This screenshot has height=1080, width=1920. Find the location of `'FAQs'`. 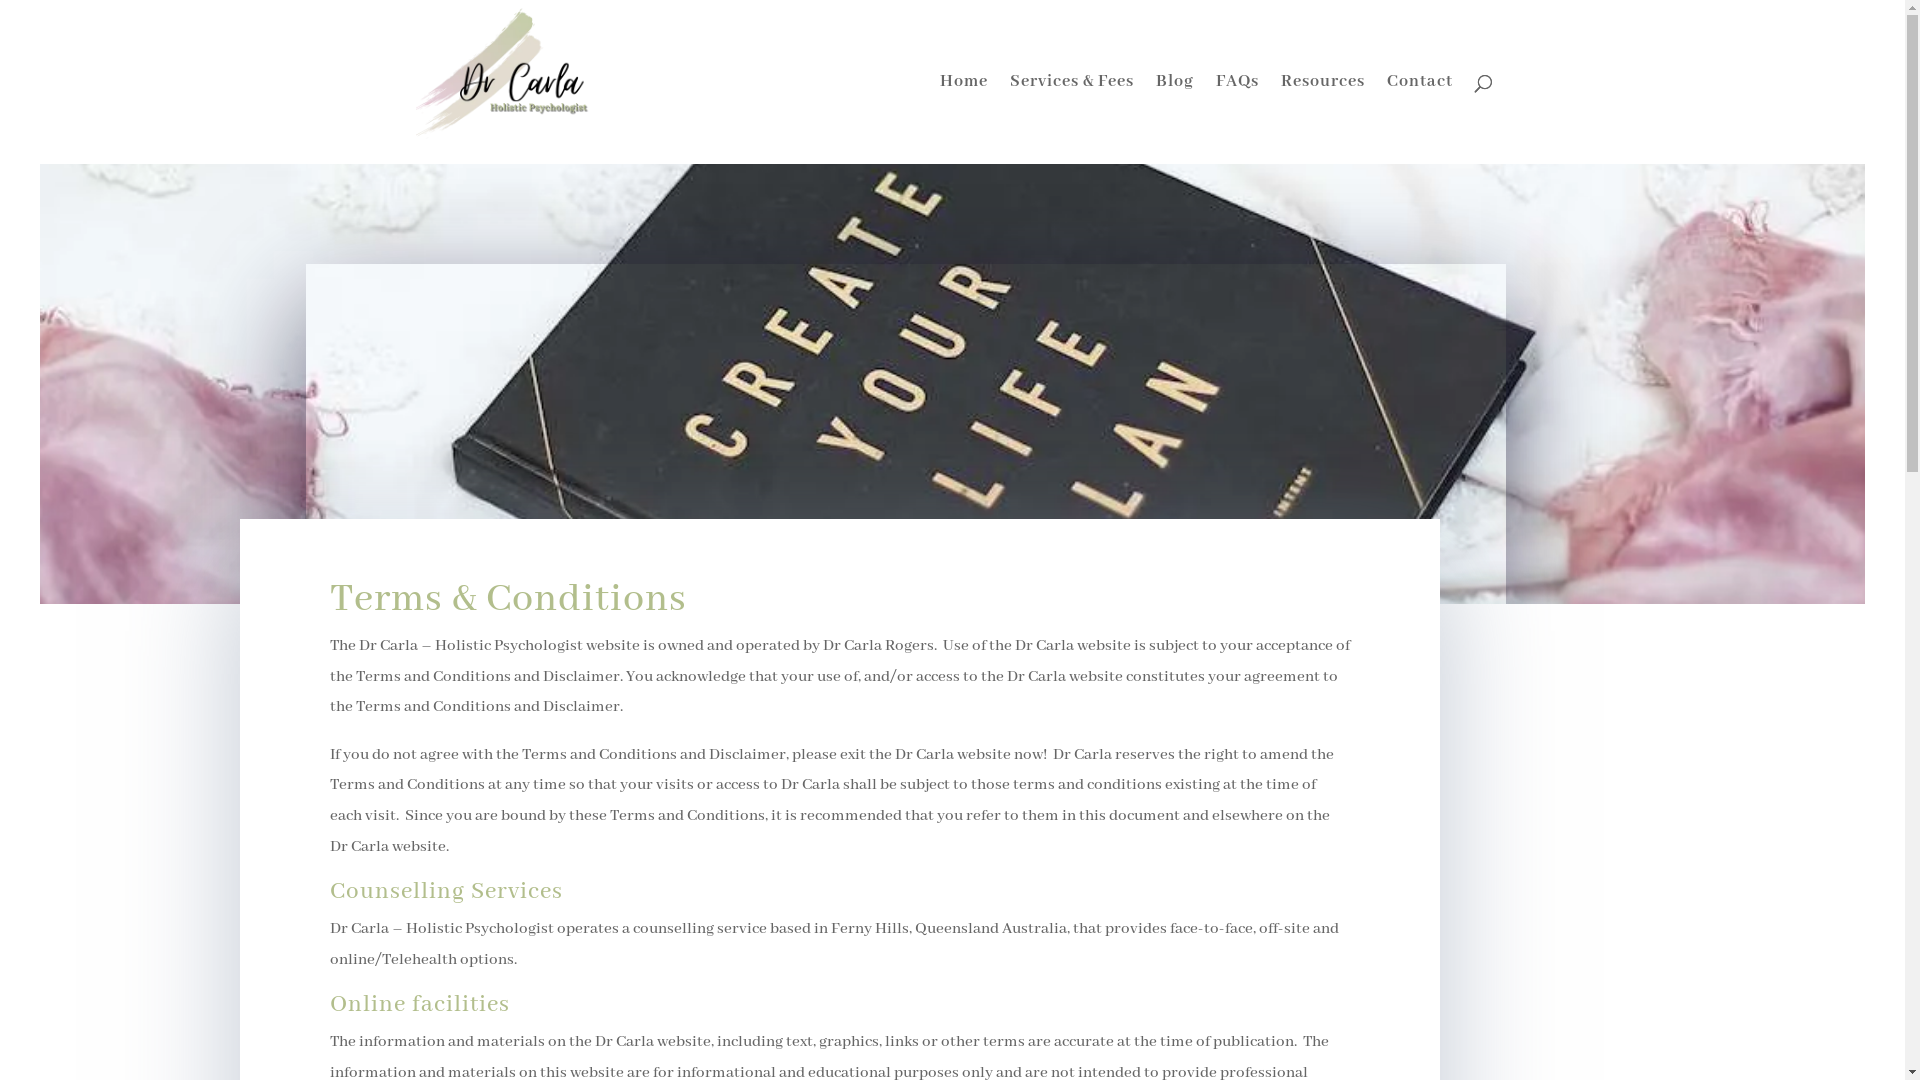

'FAQs' is located at coordinates (1236, 119).